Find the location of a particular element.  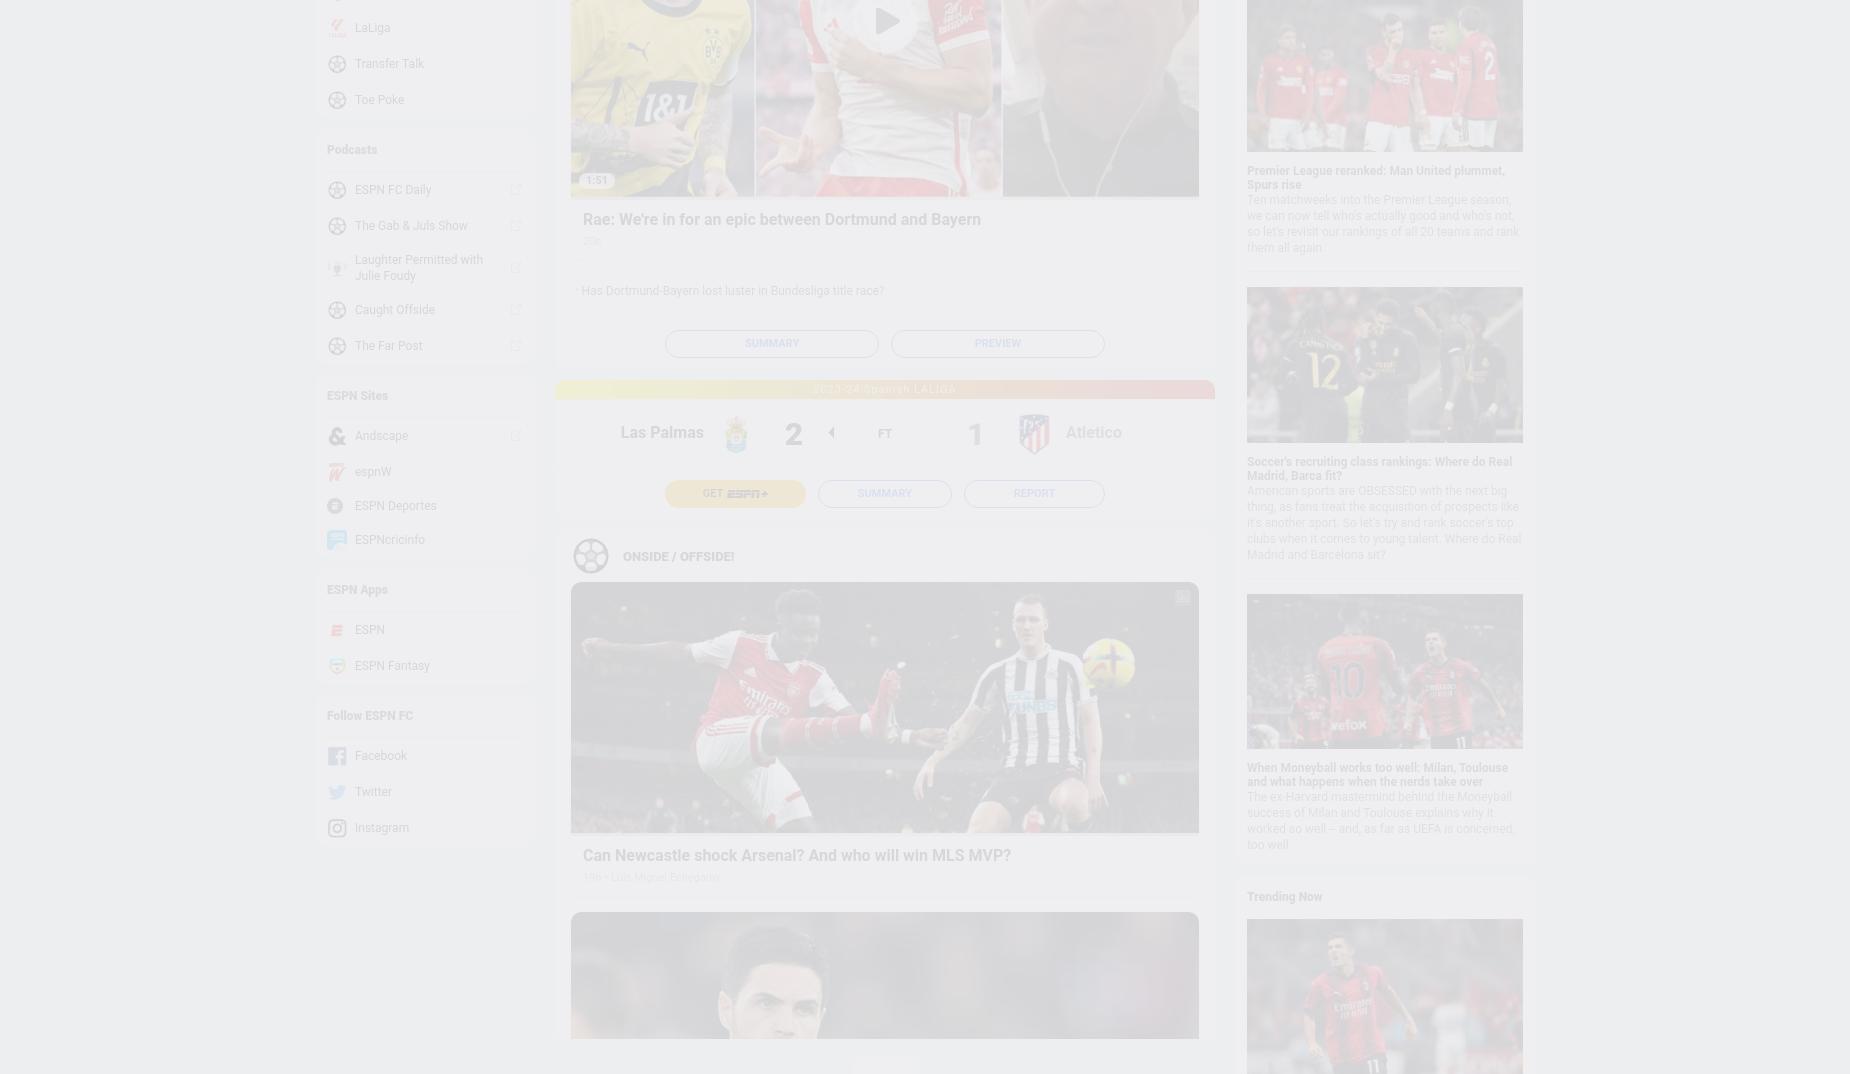

'19h' is located at coordinates (592, 876).